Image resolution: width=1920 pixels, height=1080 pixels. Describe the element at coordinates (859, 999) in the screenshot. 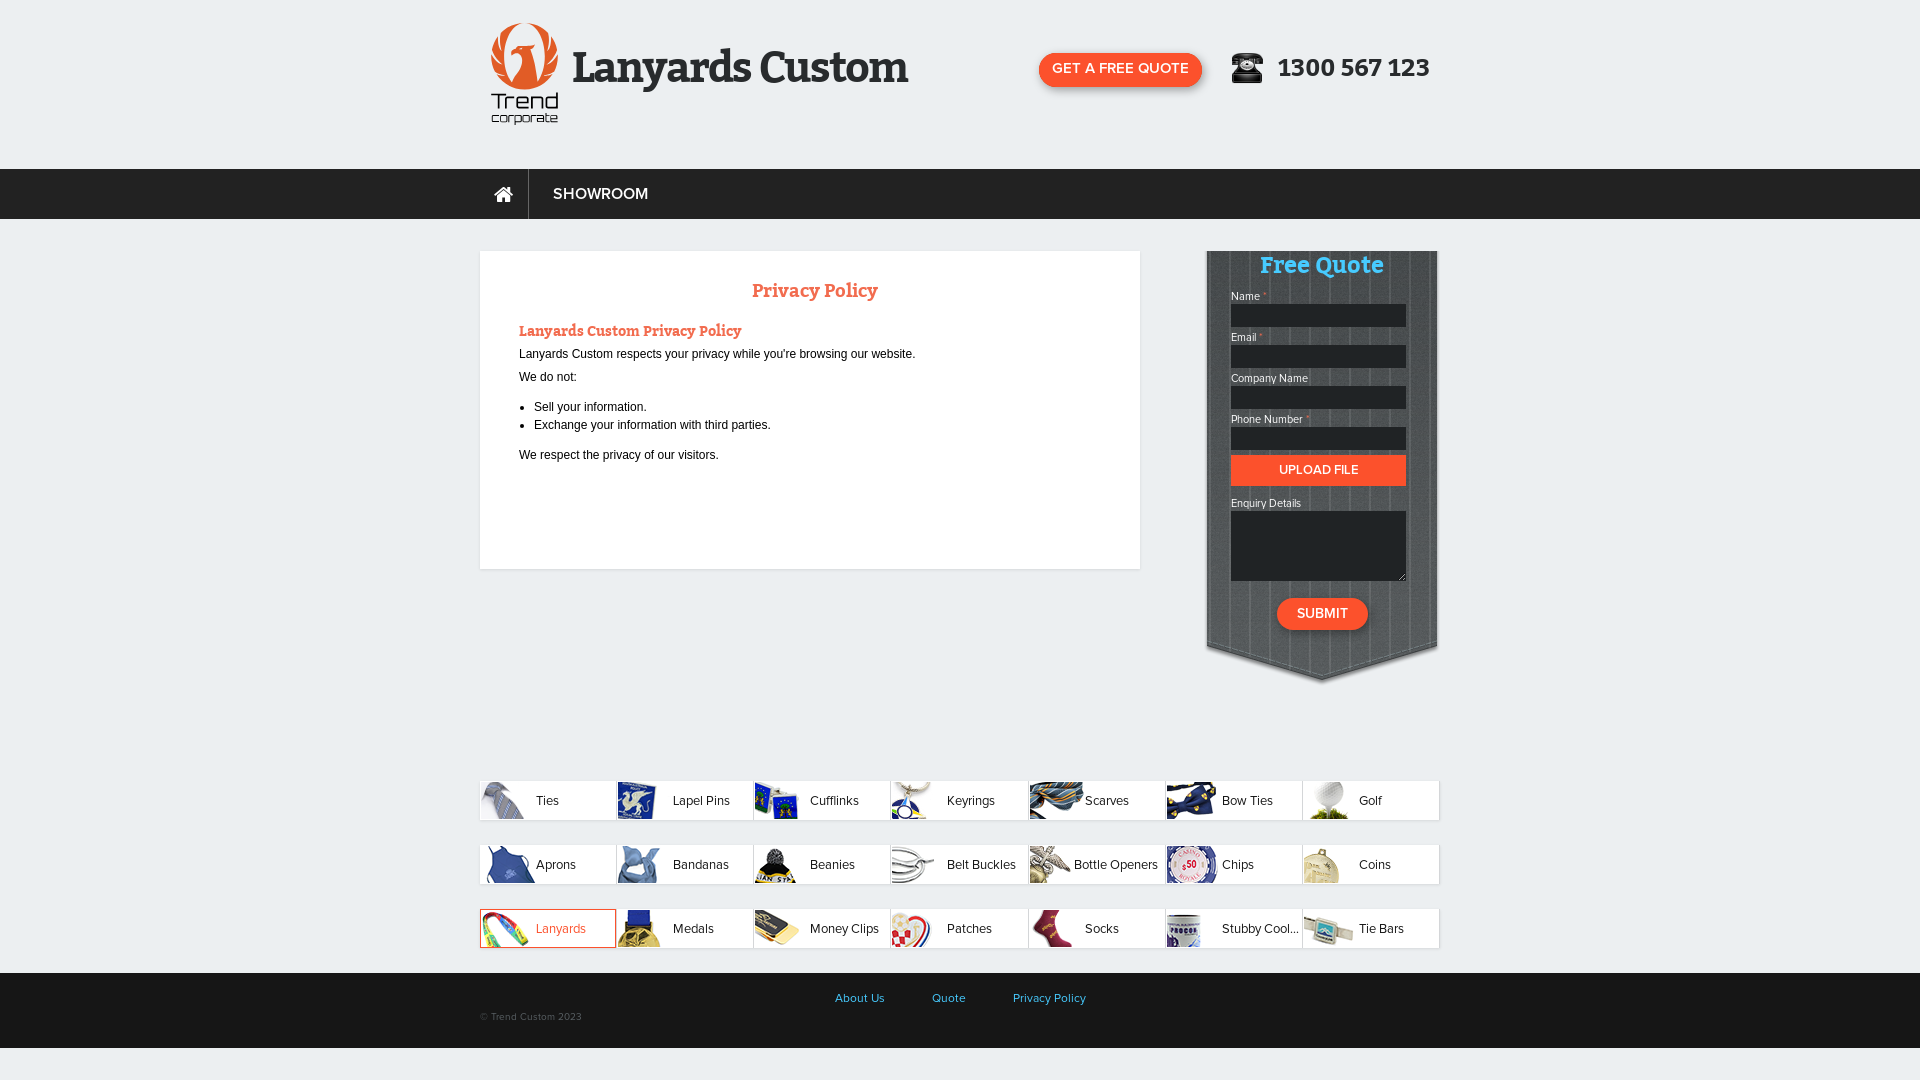

I see `'About Us'` at that location.